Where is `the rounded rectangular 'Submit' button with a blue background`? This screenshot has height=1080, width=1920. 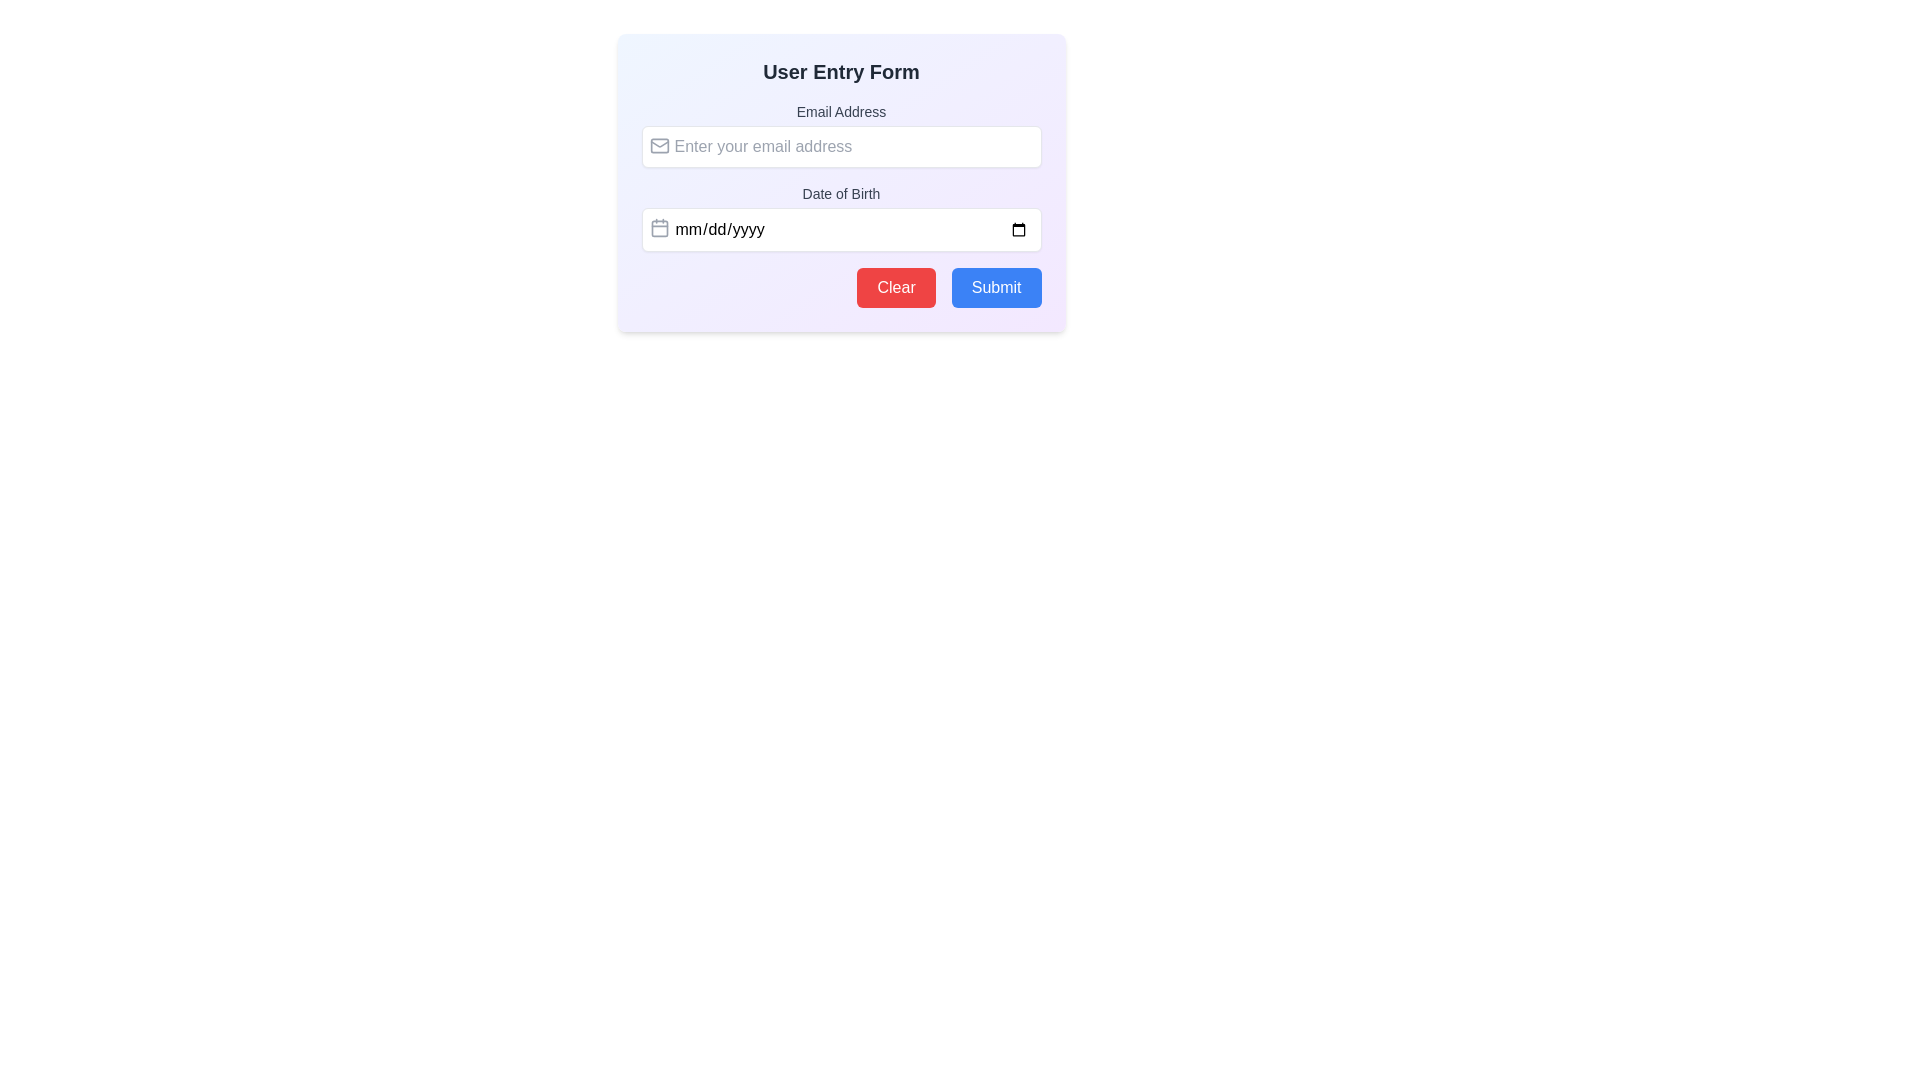 the rounded rectangular 'Submit' button with a blue background is located at coordinates (996, 288).